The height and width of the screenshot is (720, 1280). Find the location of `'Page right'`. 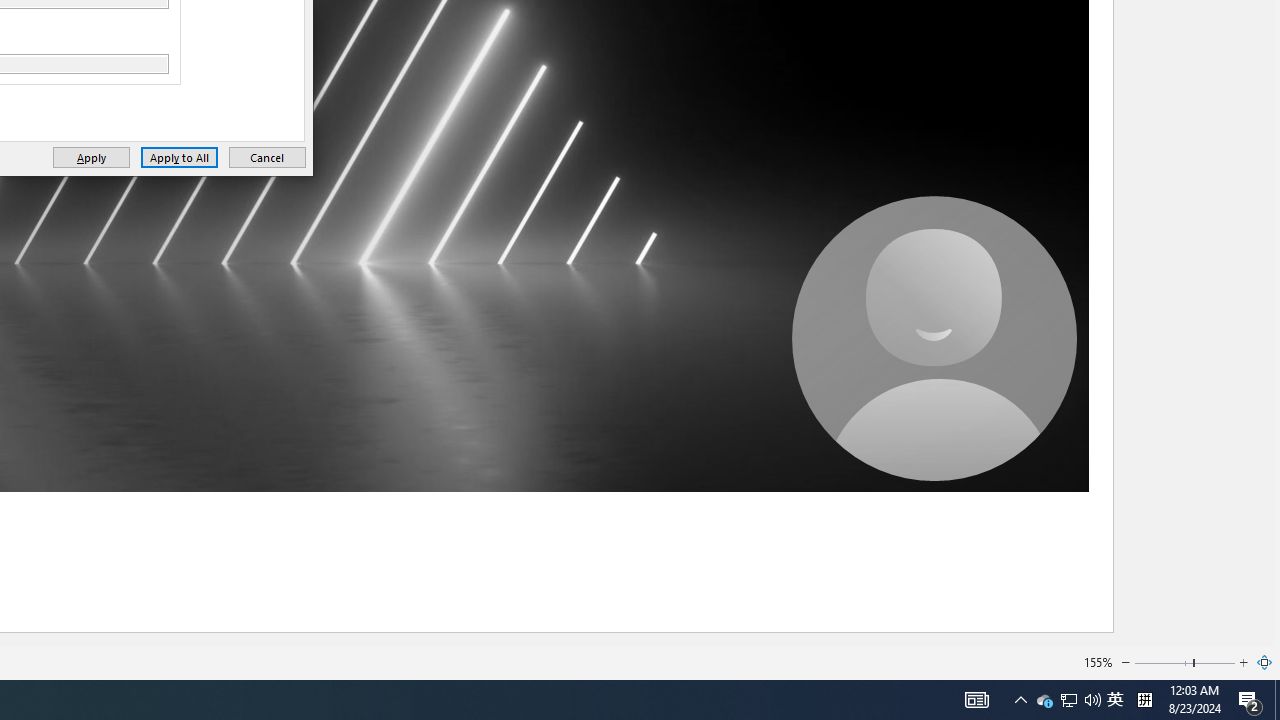

'Page right' is located at coordinates (1214, 663).